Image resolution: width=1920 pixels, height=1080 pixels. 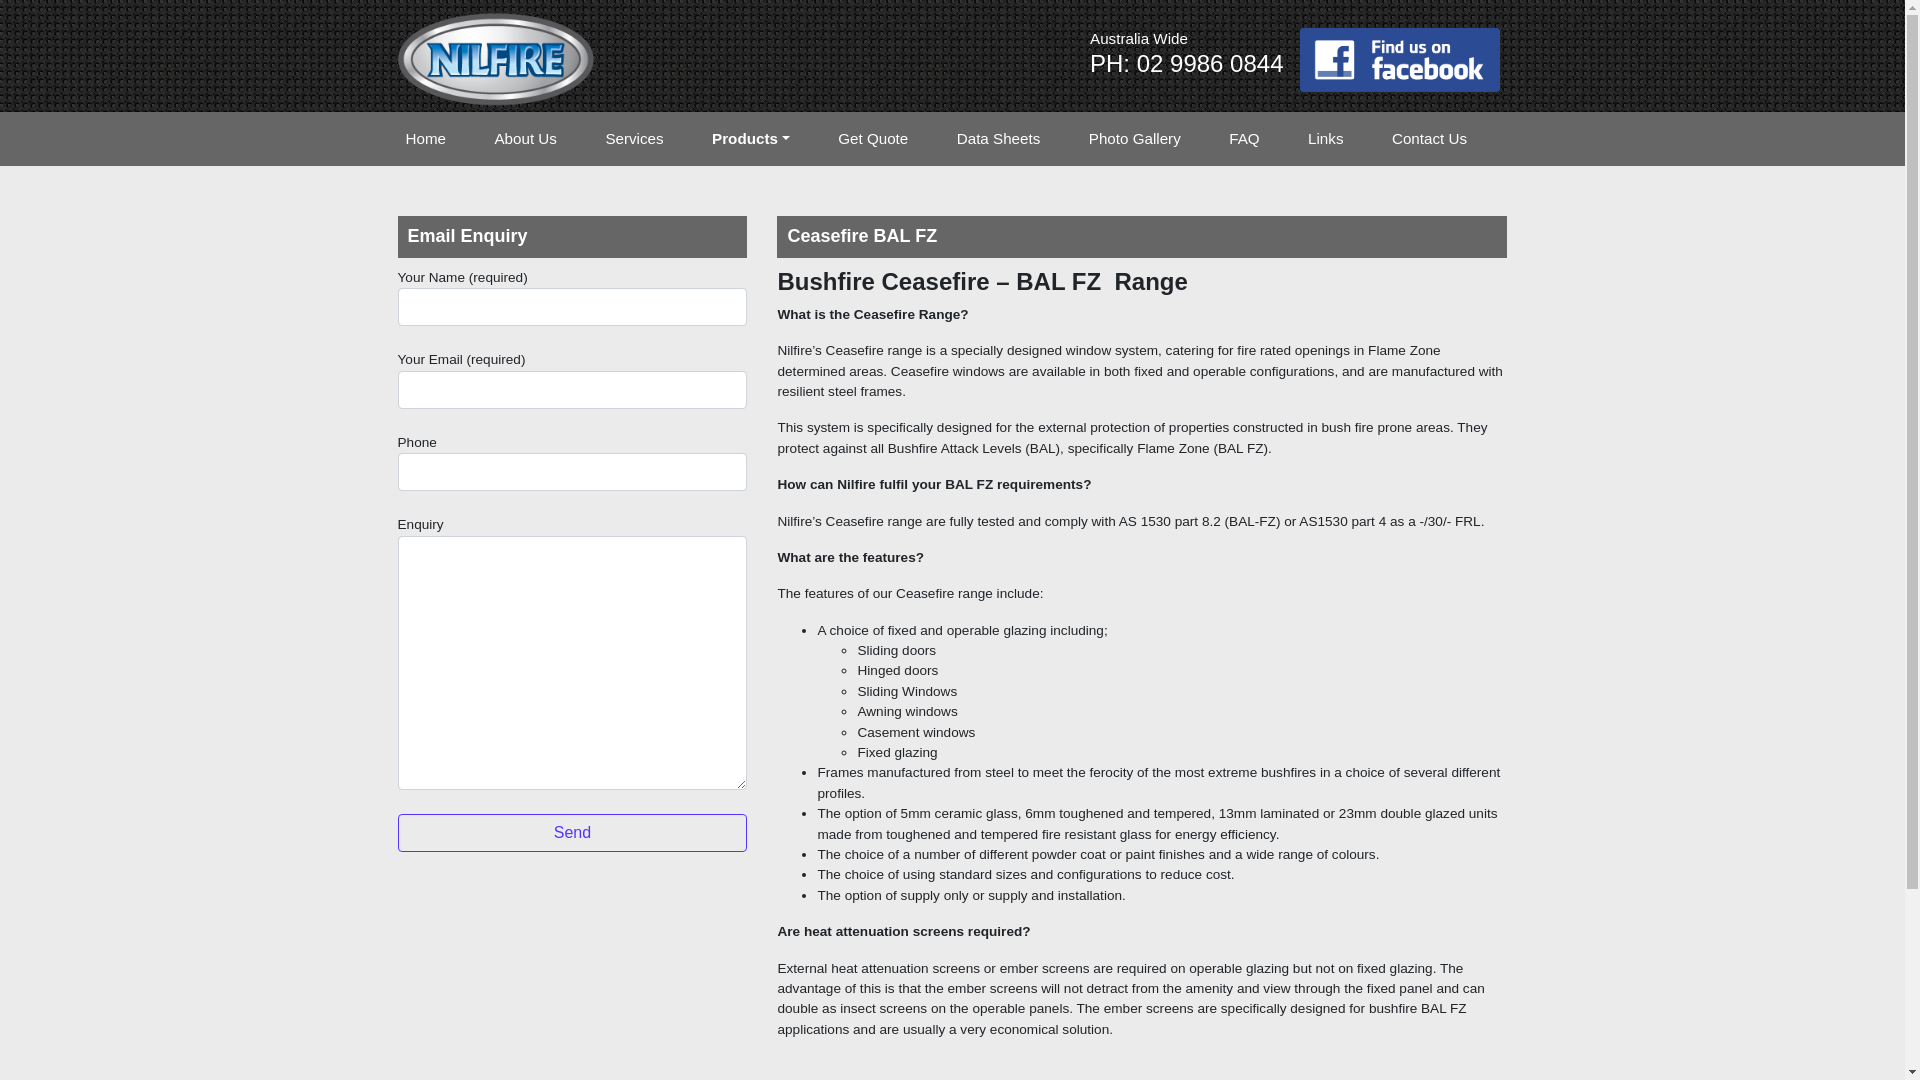 I want to click on 'Data Sheets', so click(x=948, y=138).